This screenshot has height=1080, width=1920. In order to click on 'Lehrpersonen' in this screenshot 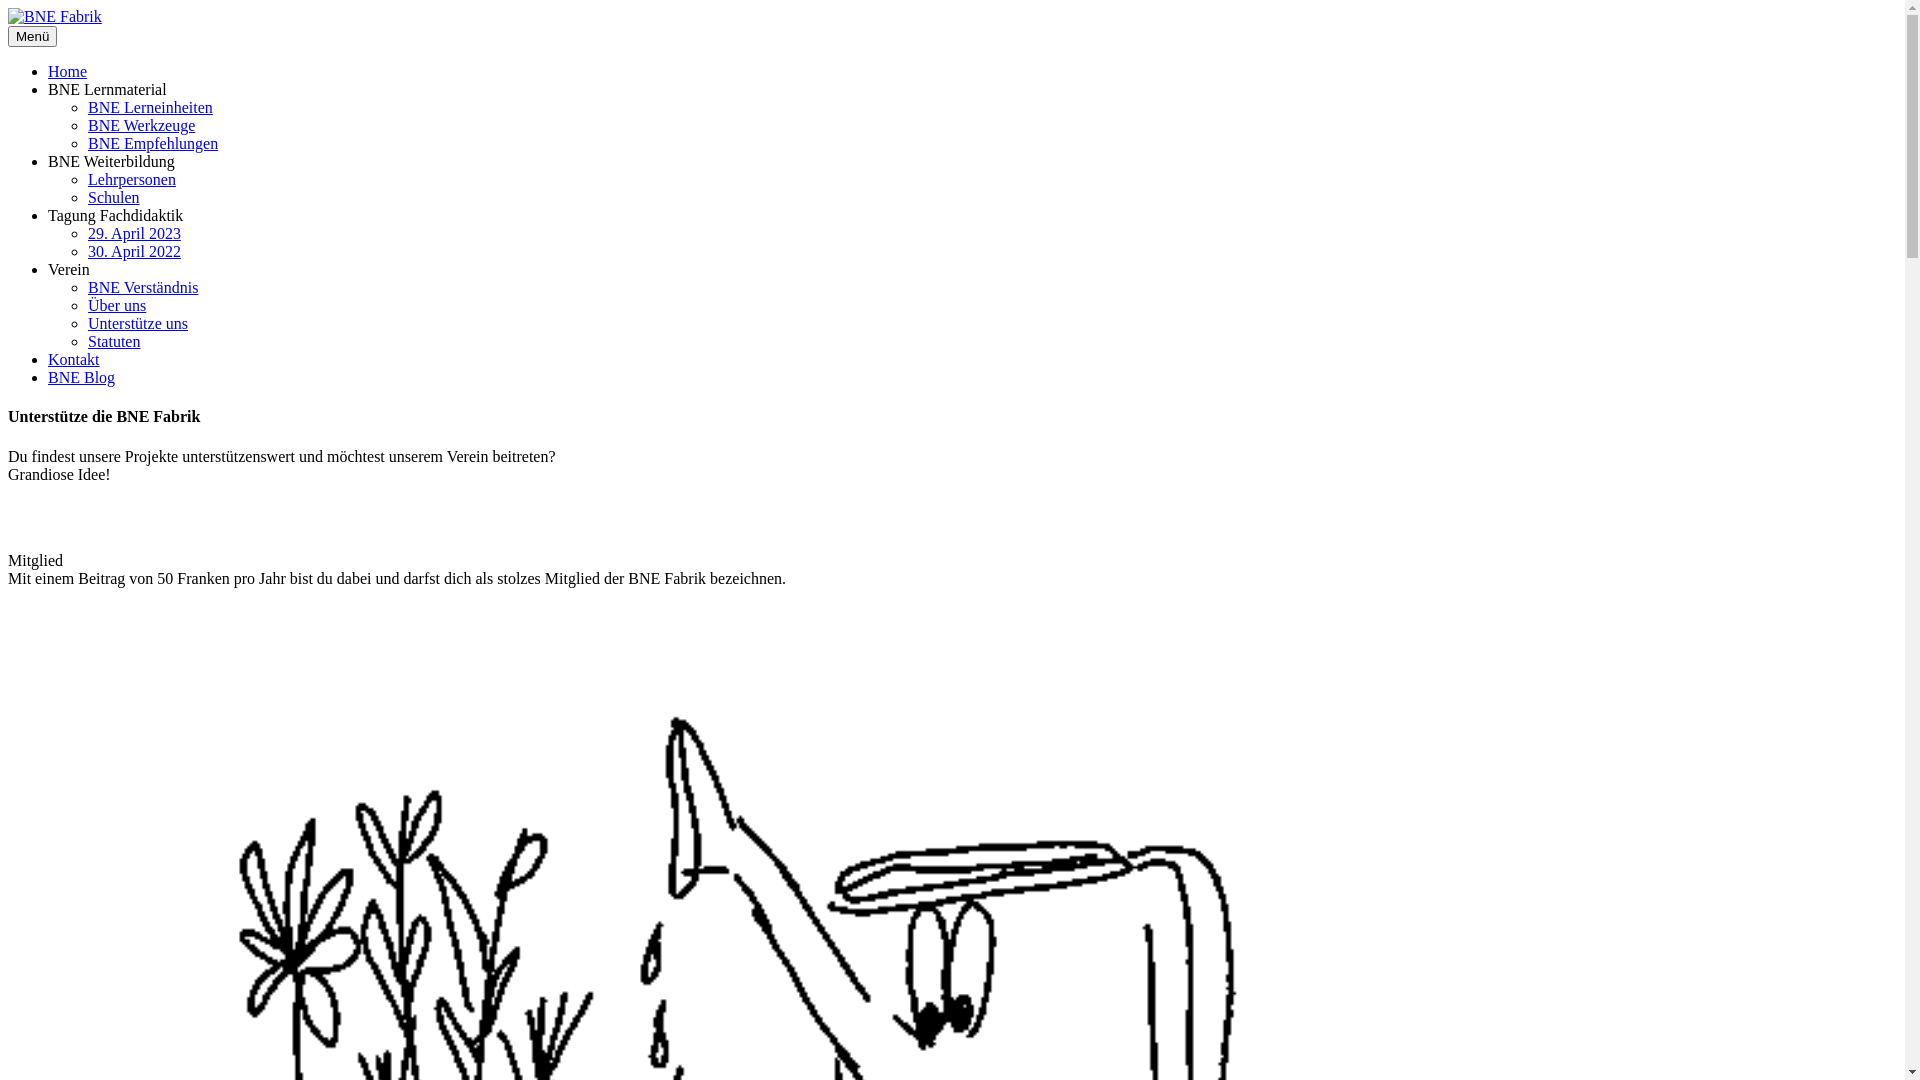, I will do `click(130, 178)`.